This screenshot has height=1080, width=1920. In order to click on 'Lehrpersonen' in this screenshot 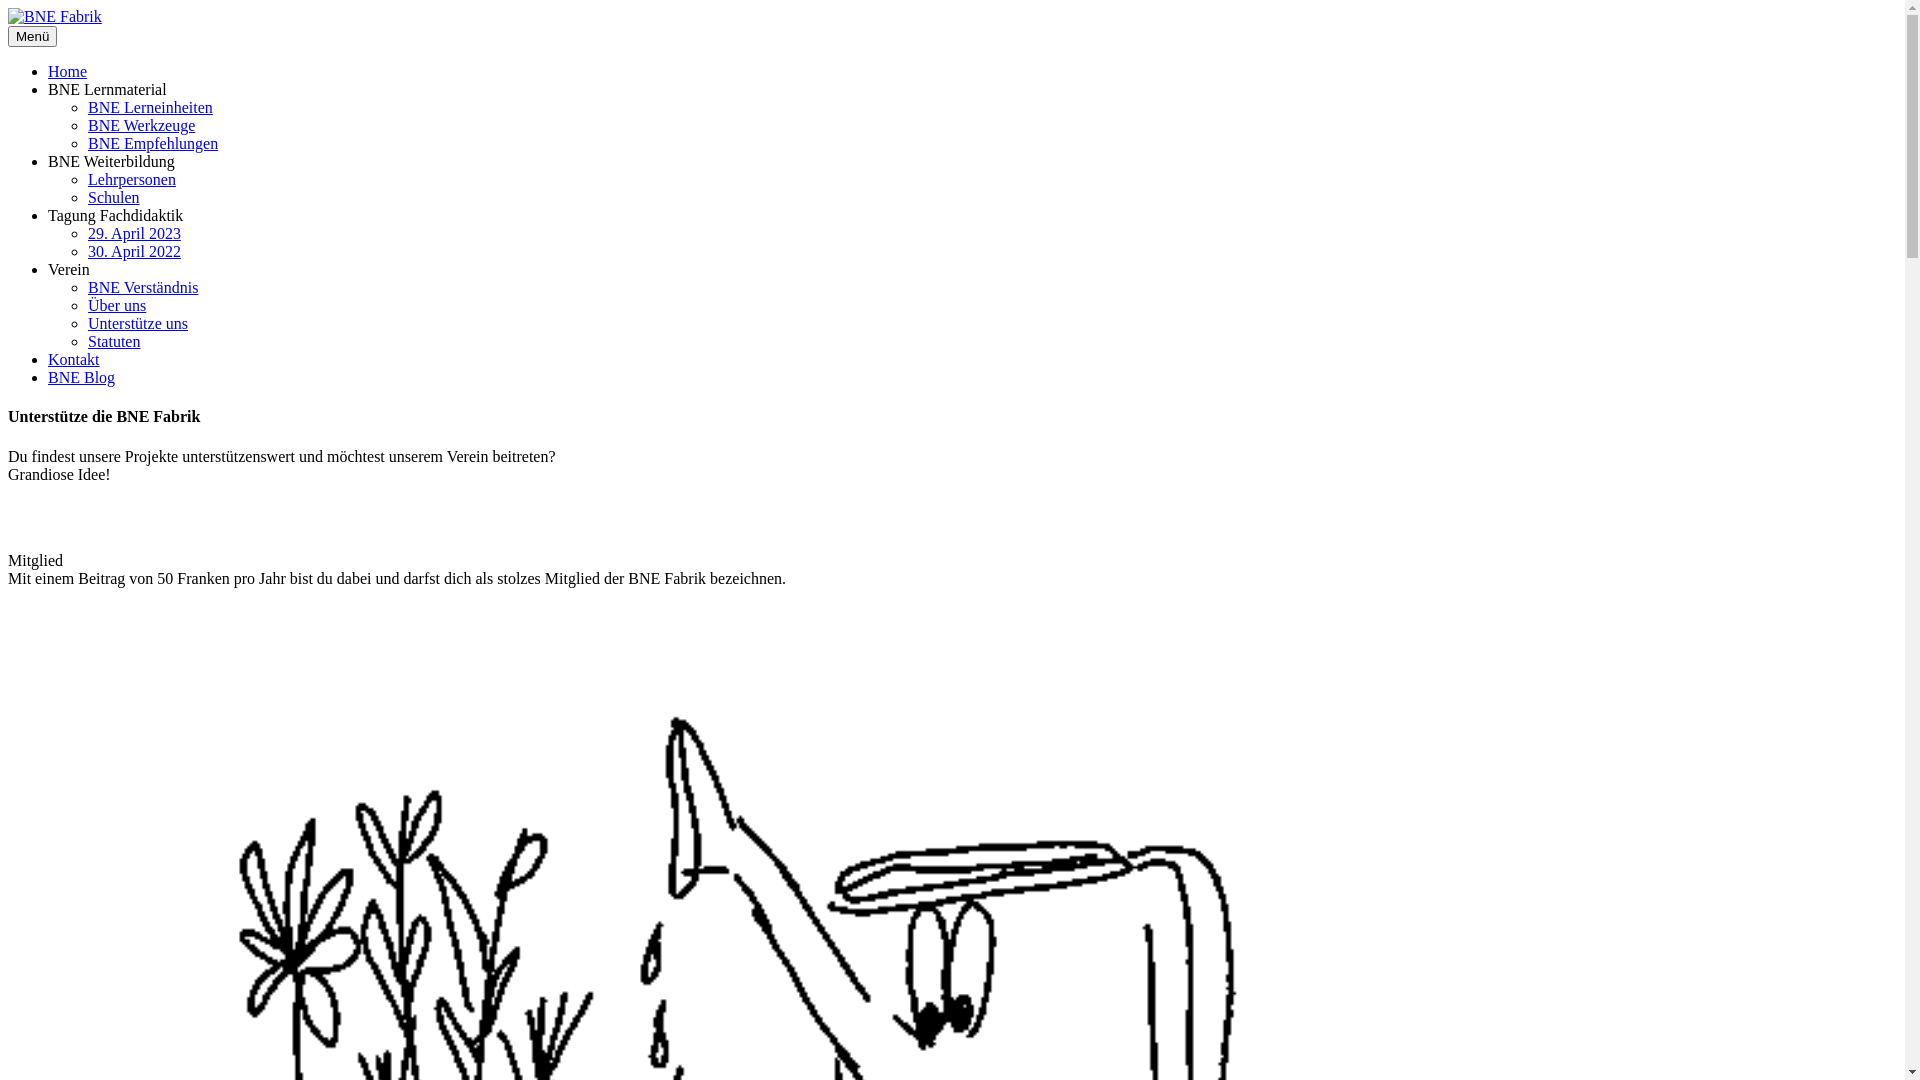, I will do `click(130, 178)`.